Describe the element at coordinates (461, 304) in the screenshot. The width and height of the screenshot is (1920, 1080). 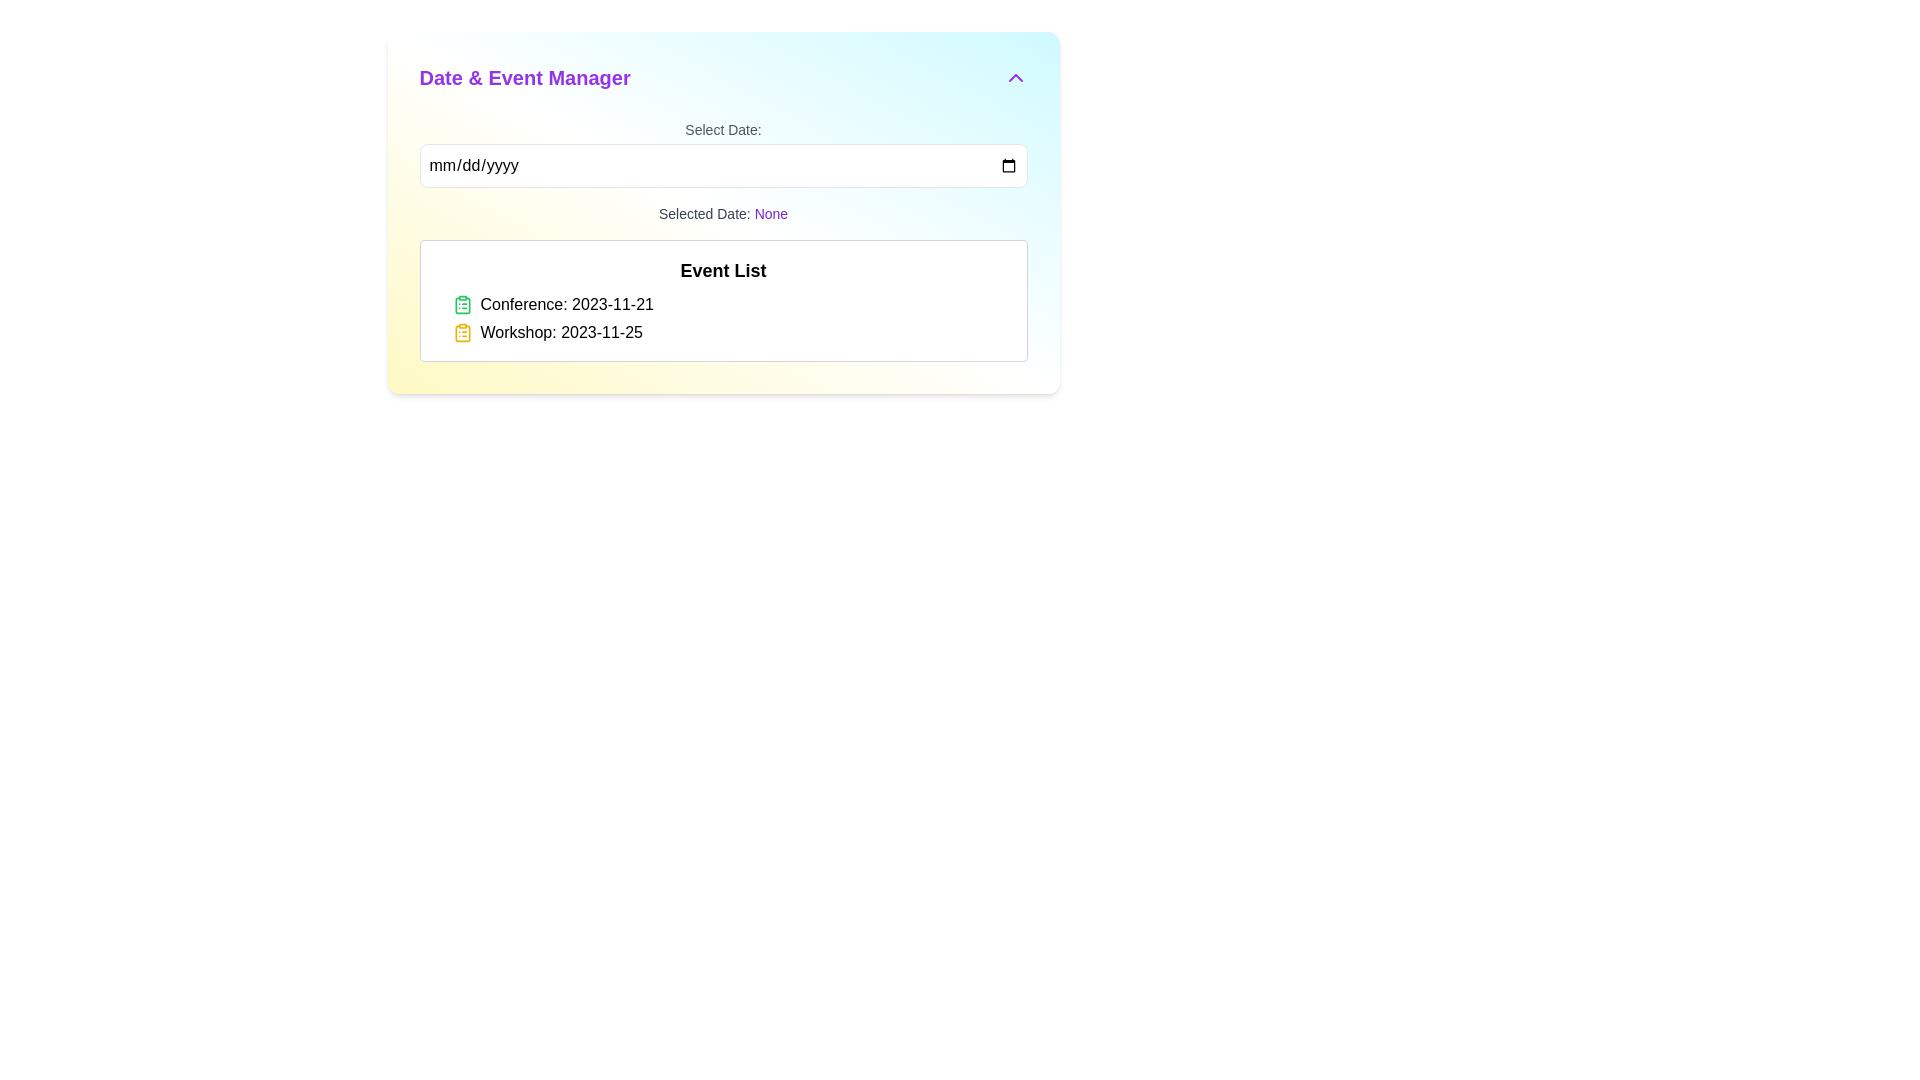
I see `the clipboard icon with a vivid green shade located to the left of the 'Conference: 2023-11-21' text in the 'Event List' section` at that location.